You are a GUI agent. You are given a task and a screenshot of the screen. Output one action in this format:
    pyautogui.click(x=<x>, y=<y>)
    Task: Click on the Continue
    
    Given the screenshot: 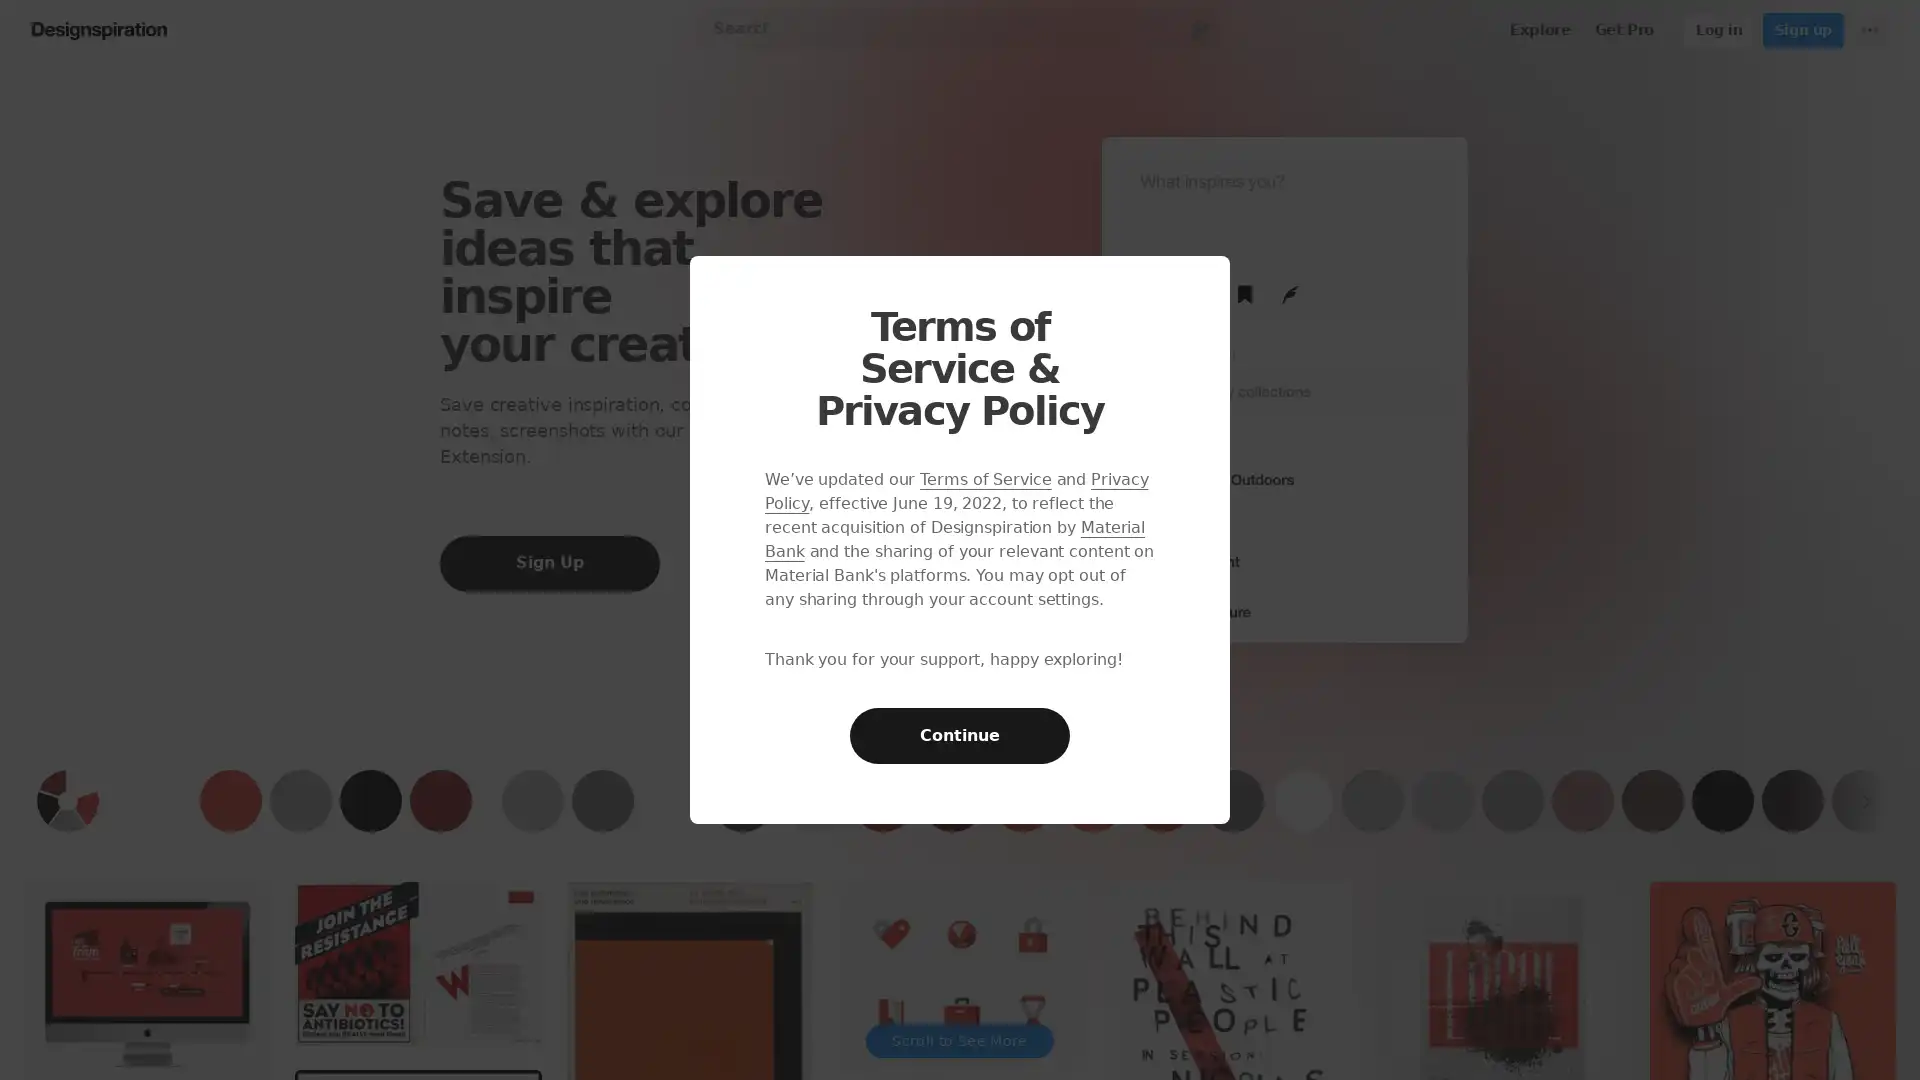 What is the action you would take?
    pyautogui.click(x=960, y=736)
    